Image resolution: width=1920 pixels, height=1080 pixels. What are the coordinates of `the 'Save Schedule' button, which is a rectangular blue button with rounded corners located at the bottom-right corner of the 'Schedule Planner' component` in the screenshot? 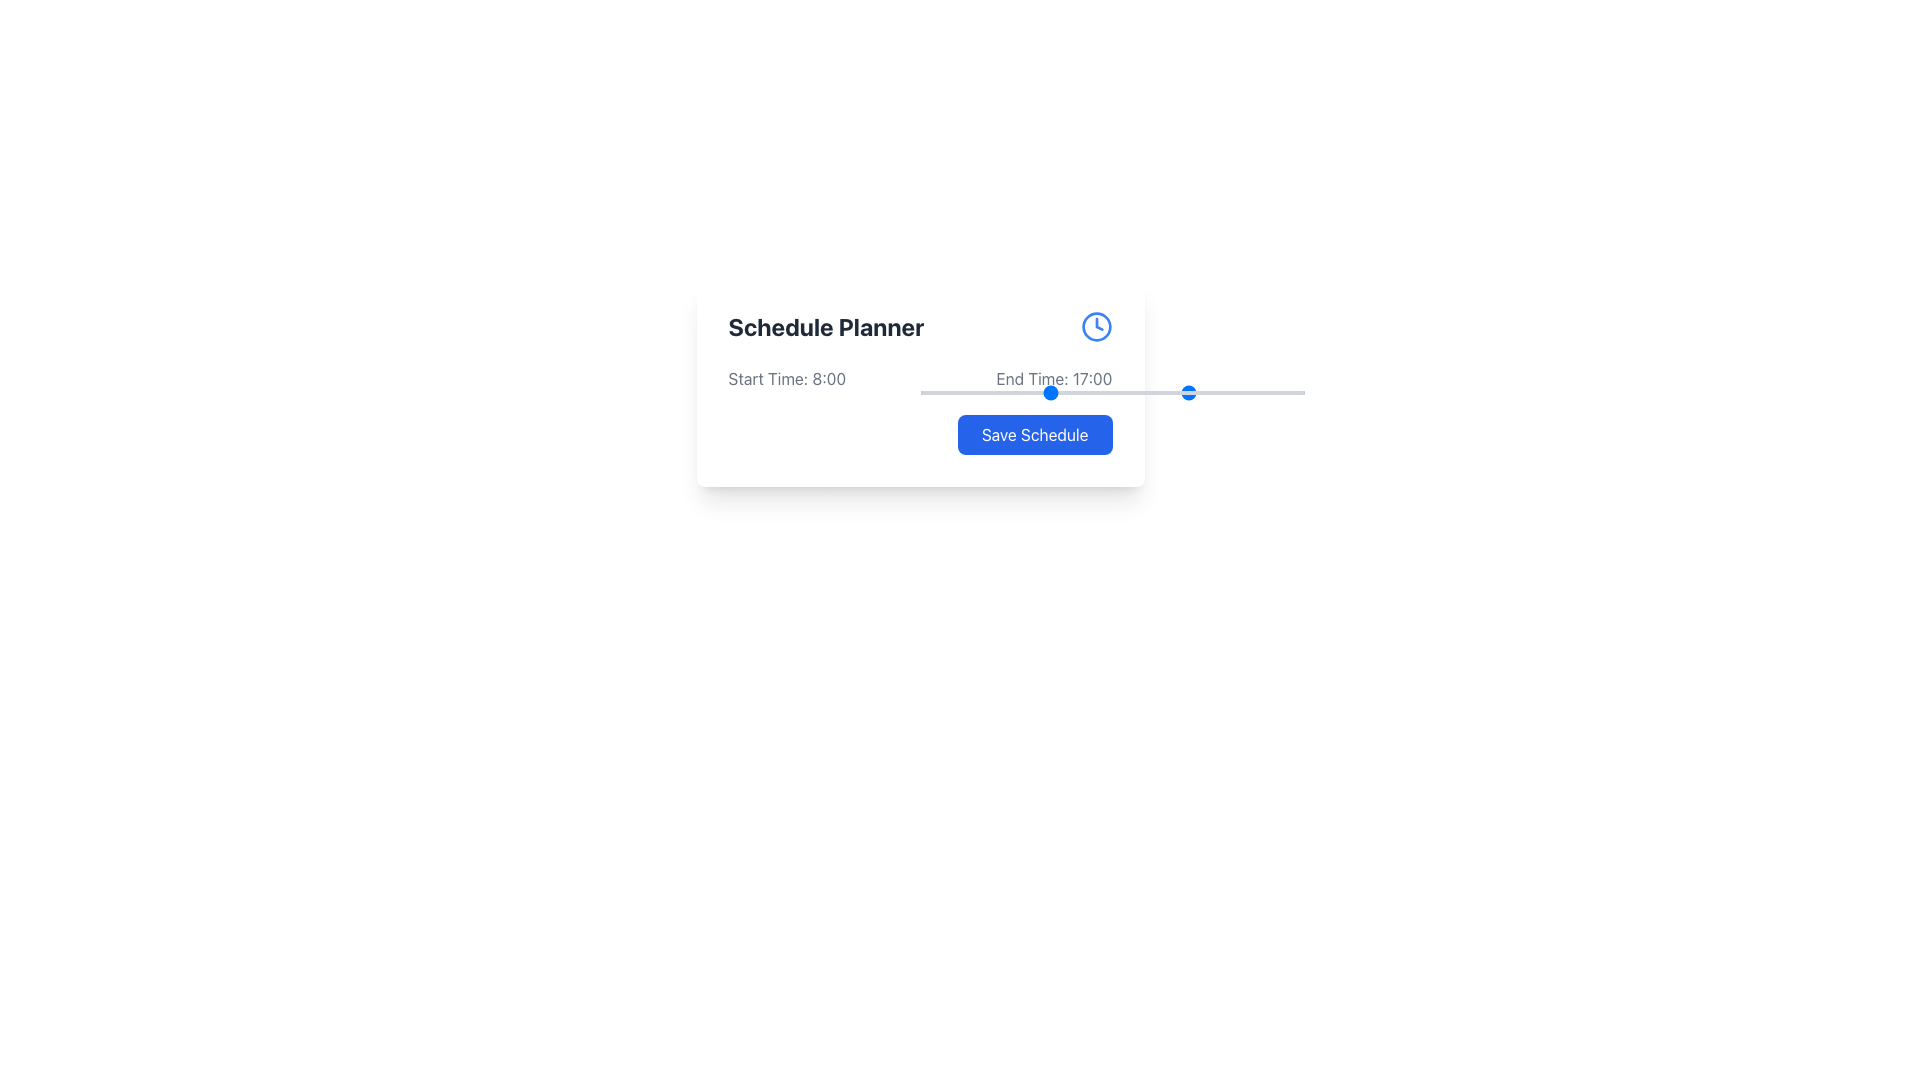 It's located at (1035, 434).